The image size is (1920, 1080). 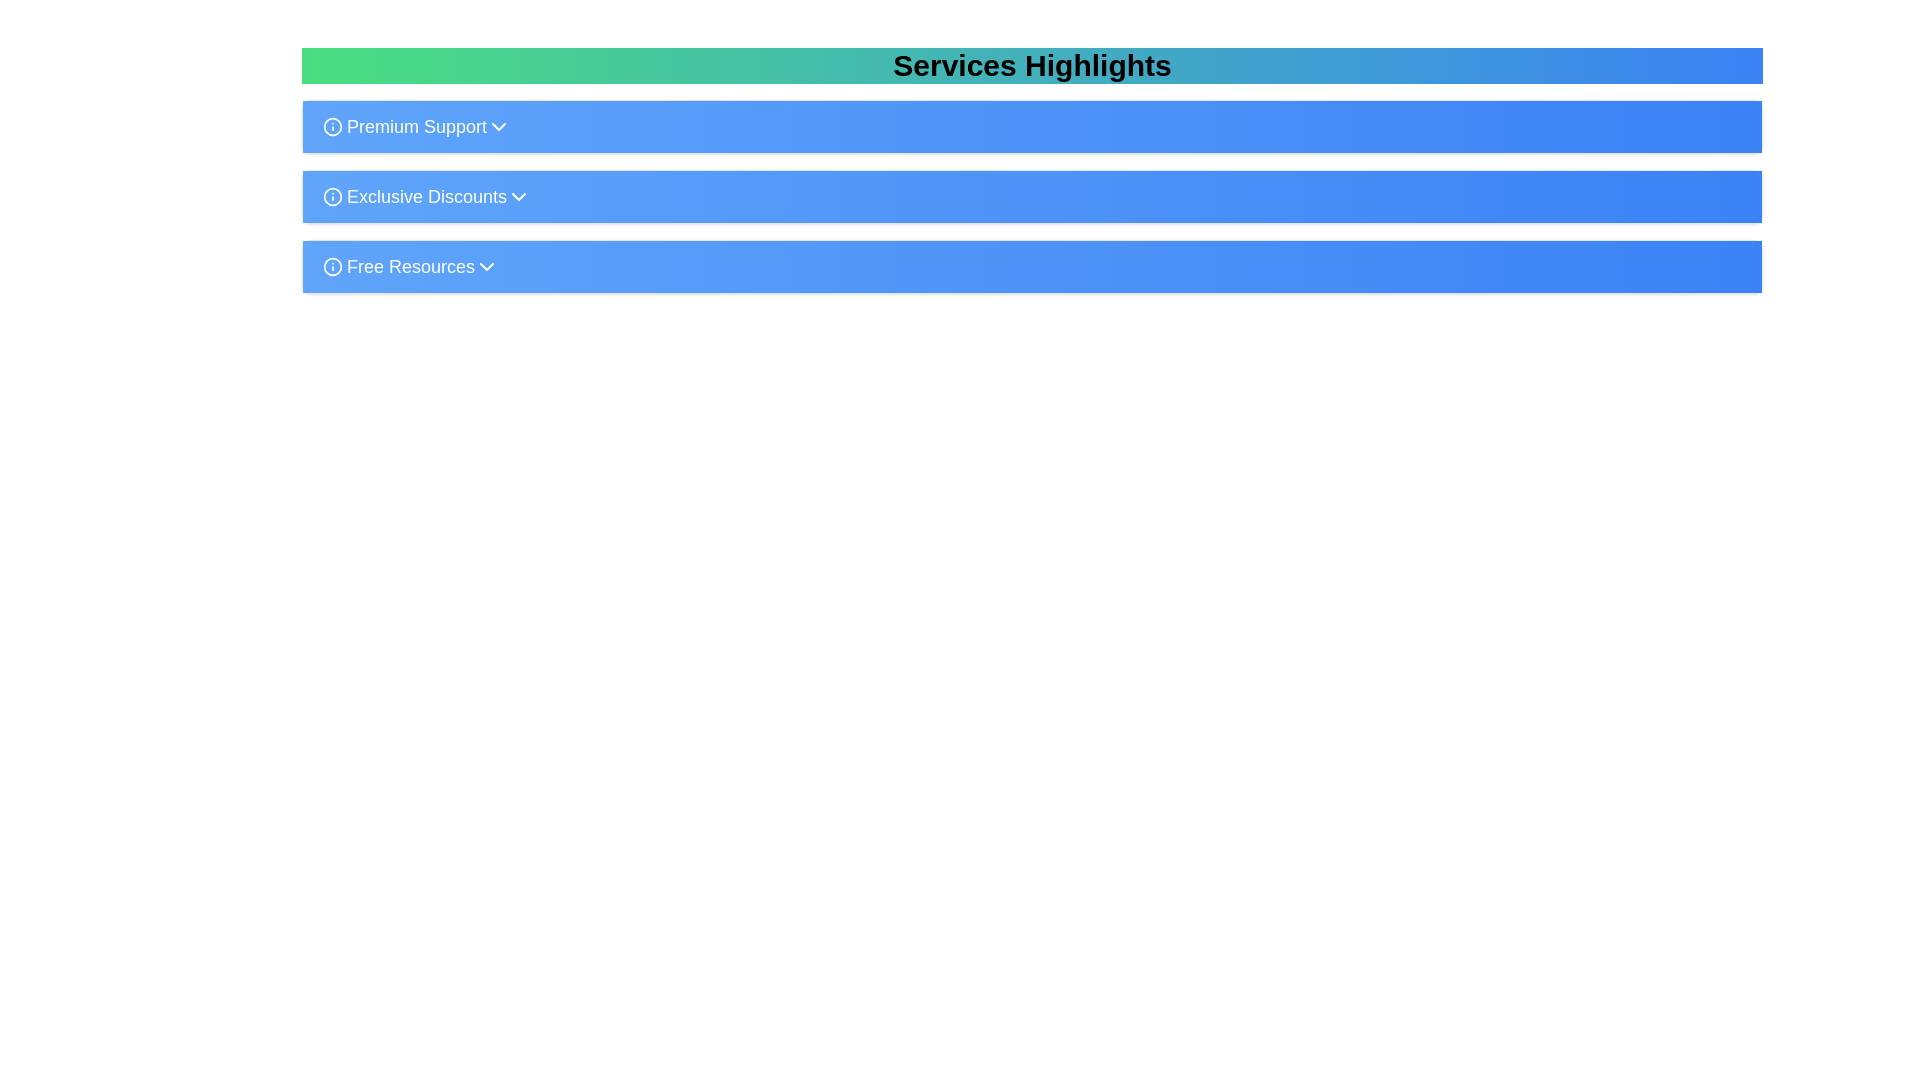 I want to click on the 'Free Resources' text label, which is the third item in the 'Services Highlights' section, so click(x=410, y=265).